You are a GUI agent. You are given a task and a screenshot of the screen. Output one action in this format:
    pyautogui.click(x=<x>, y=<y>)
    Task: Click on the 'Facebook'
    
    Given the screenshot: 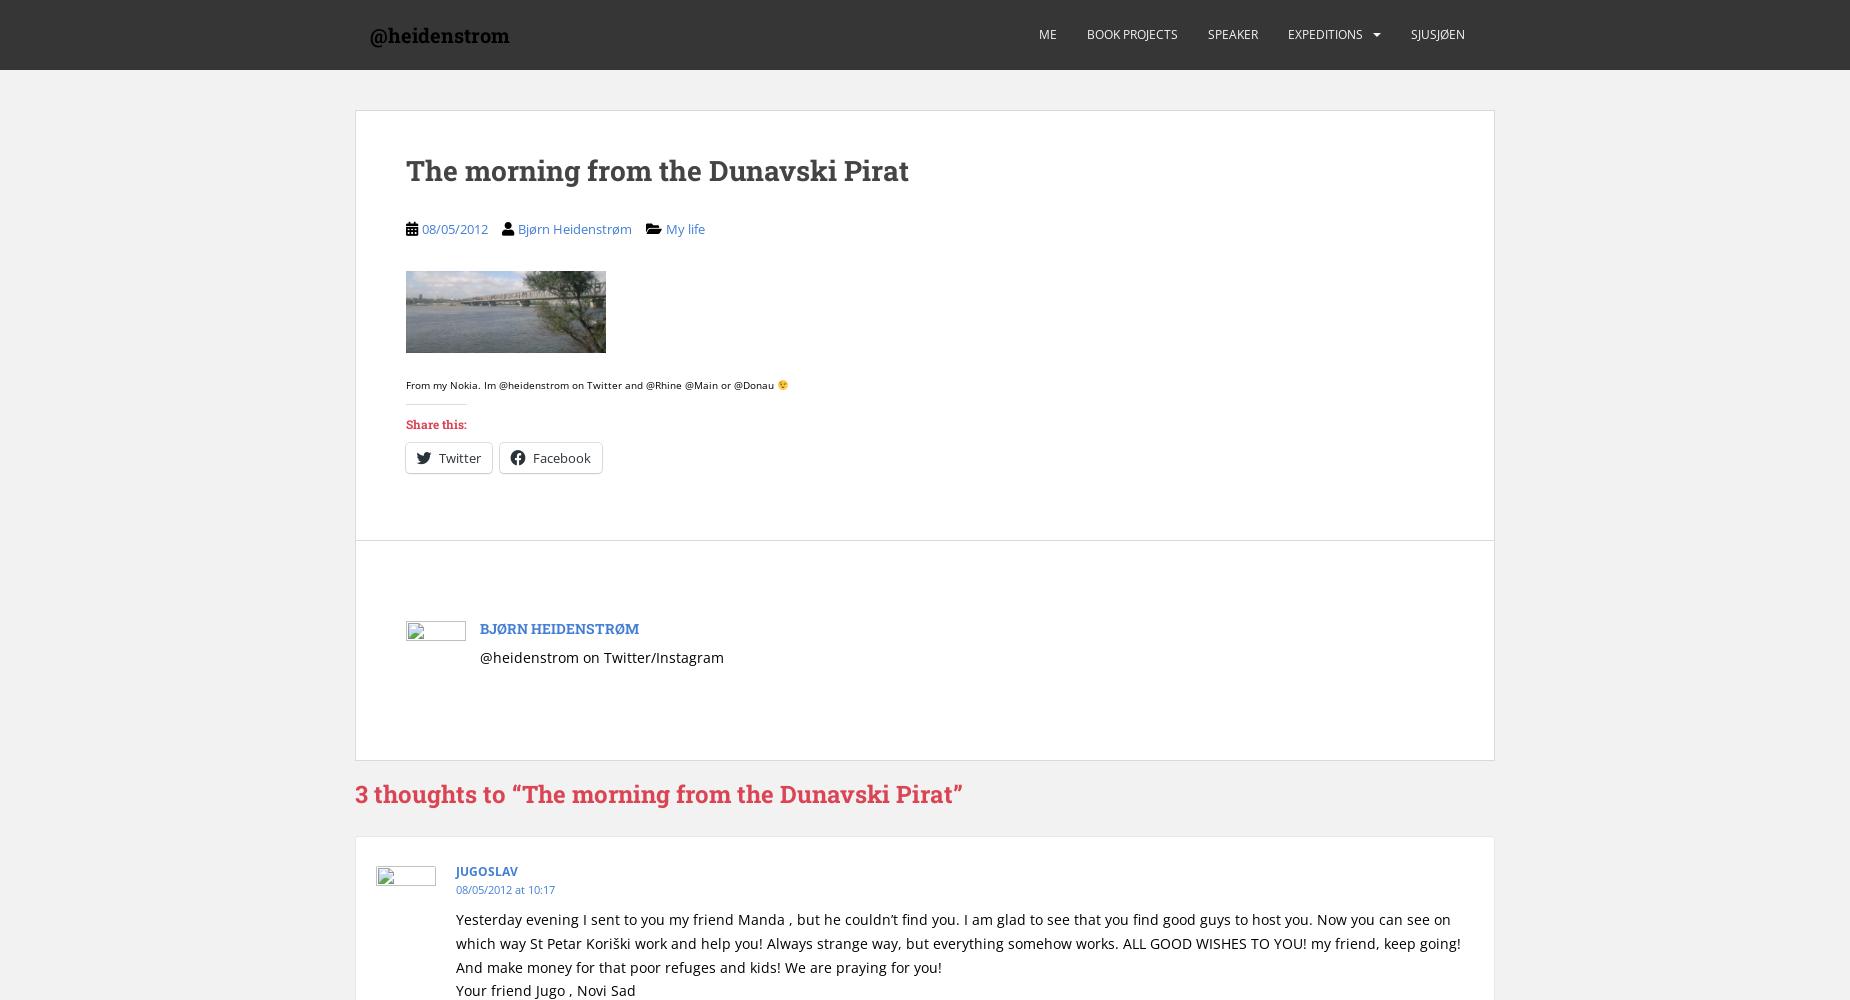 What is the action you would take?
    pyautogui.click(x=562, y=456)
    